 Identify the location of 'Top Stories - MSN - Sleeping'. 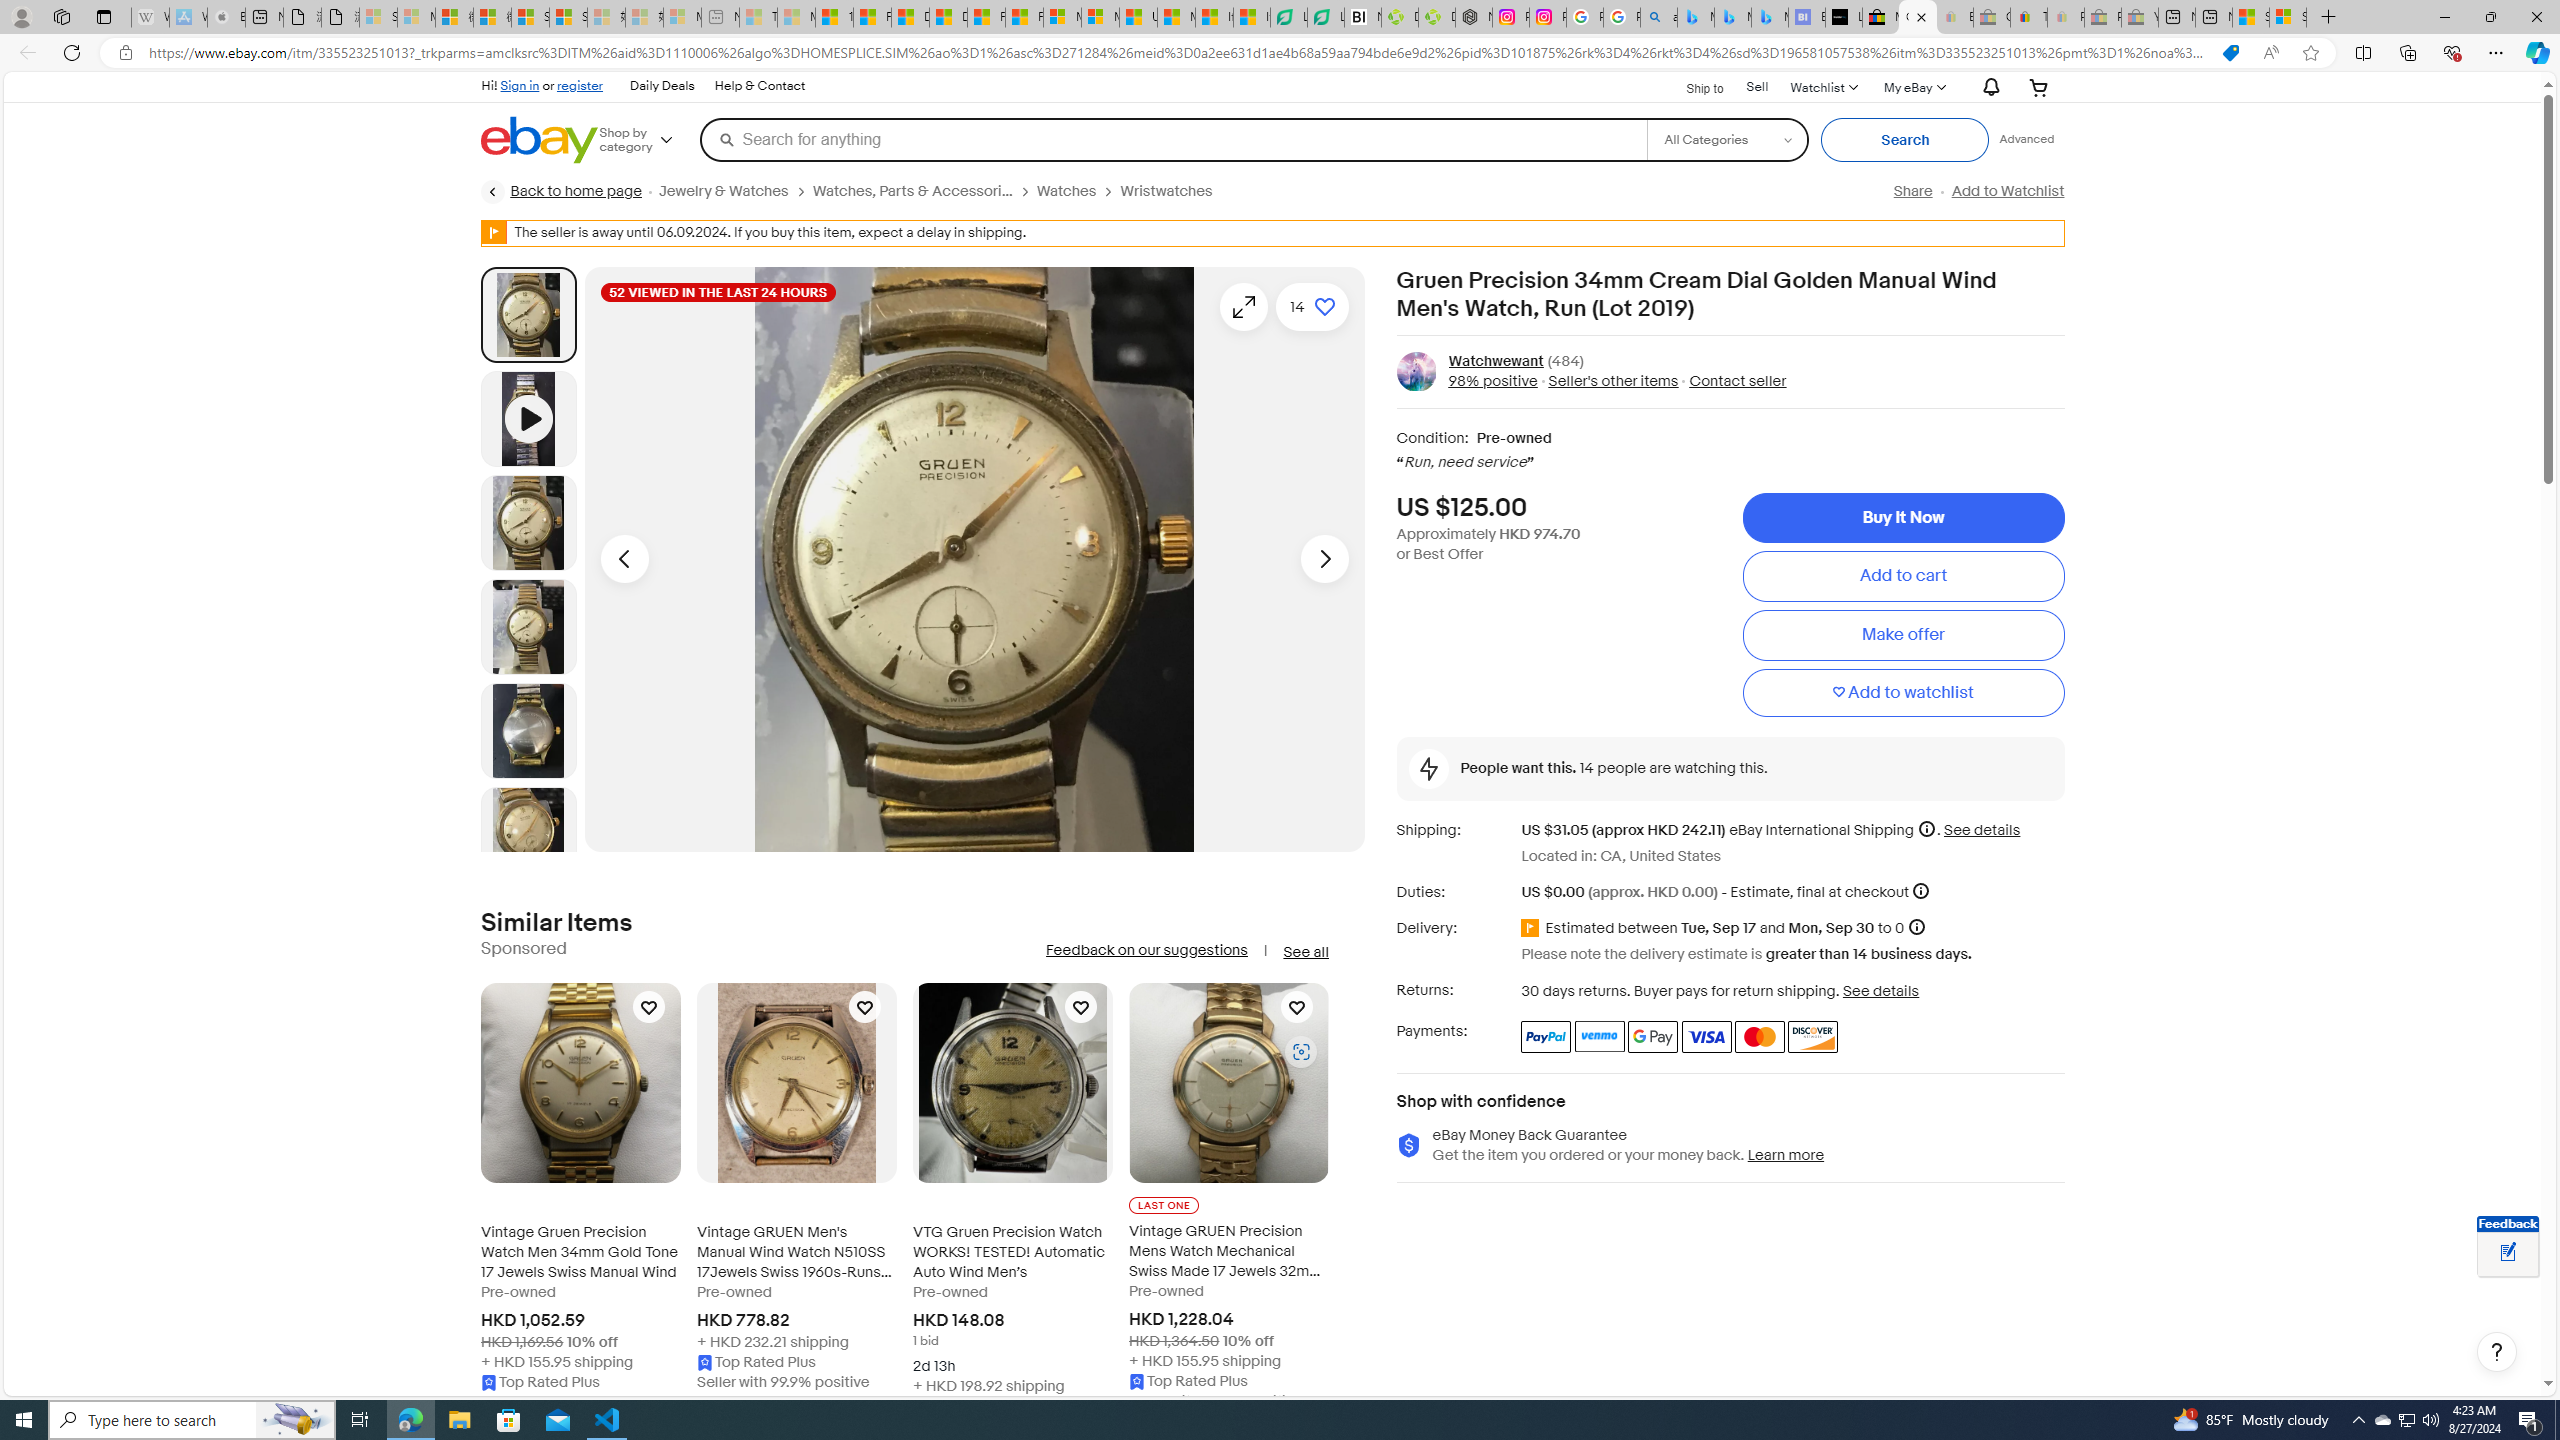
(758, 16).